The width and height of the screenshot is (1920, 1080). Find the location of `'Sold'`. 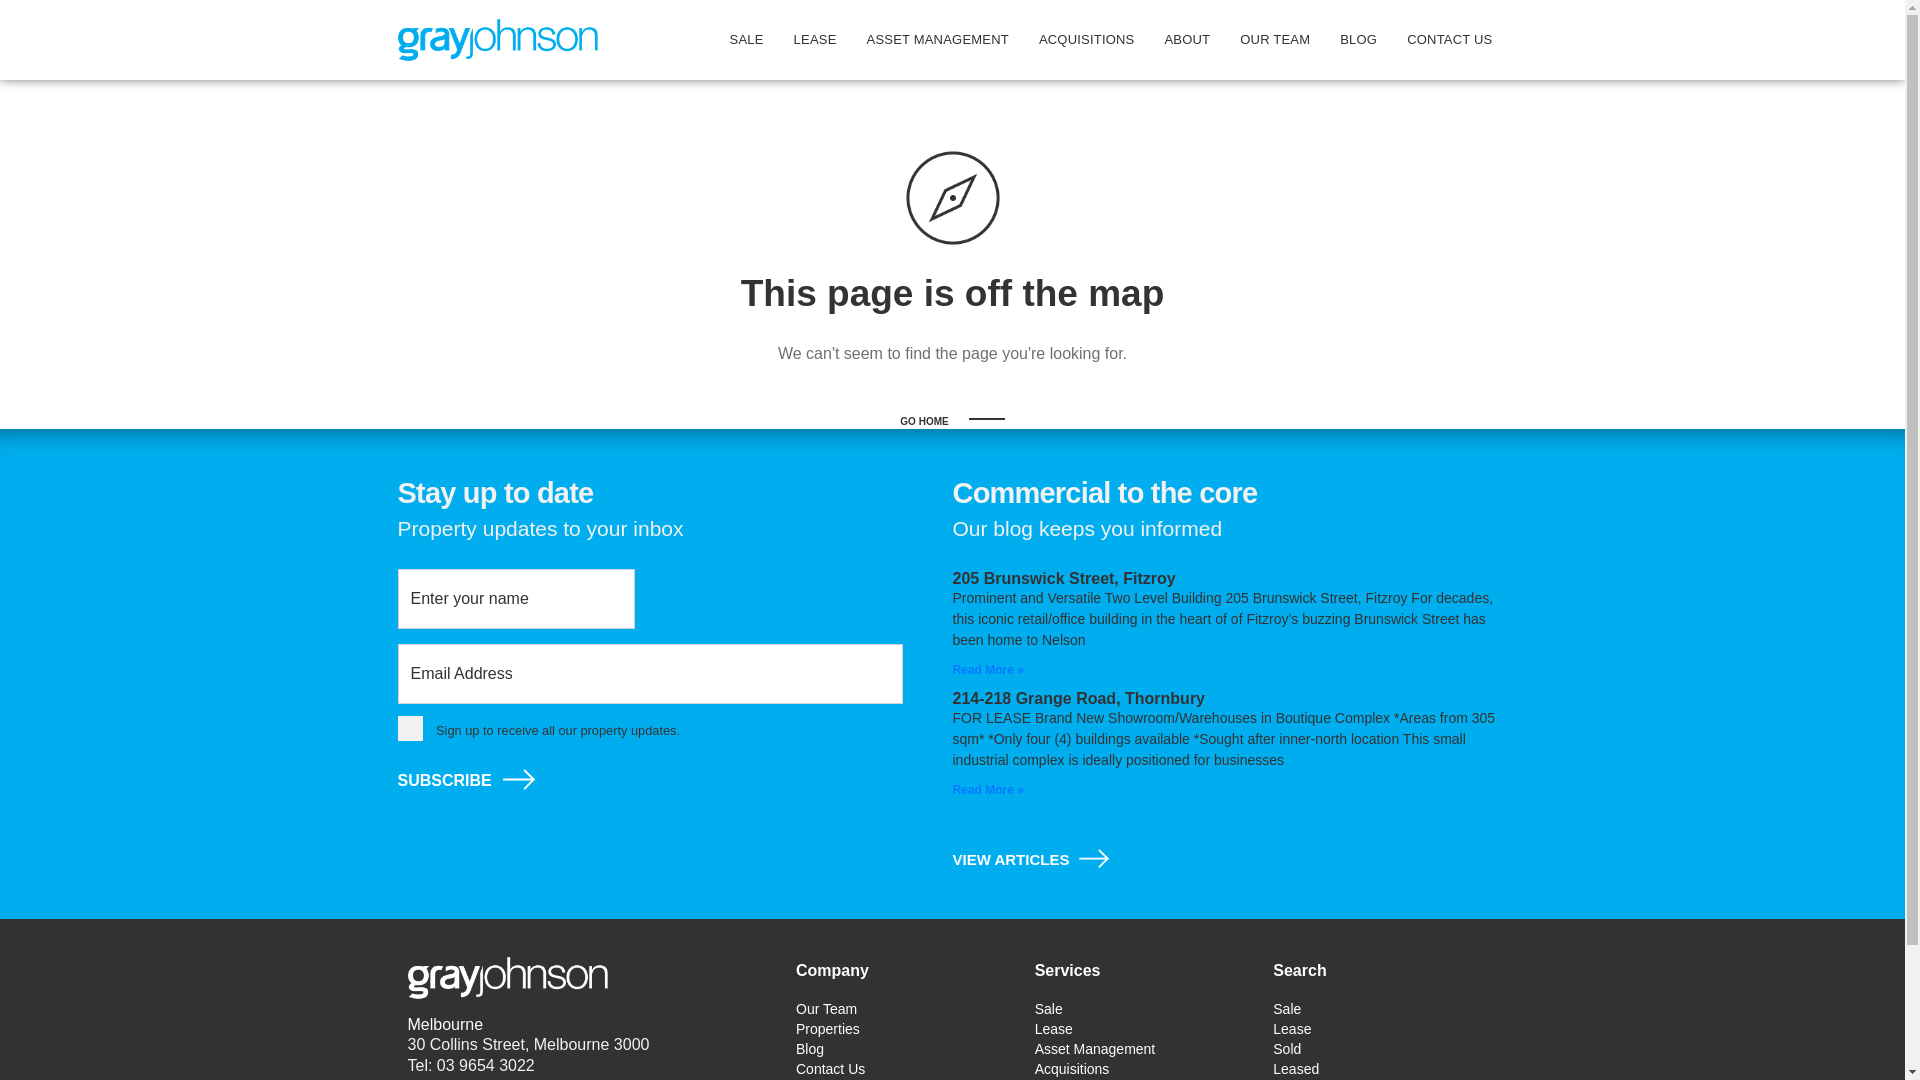

'Sold' is located at coordinates (1271, 1048).